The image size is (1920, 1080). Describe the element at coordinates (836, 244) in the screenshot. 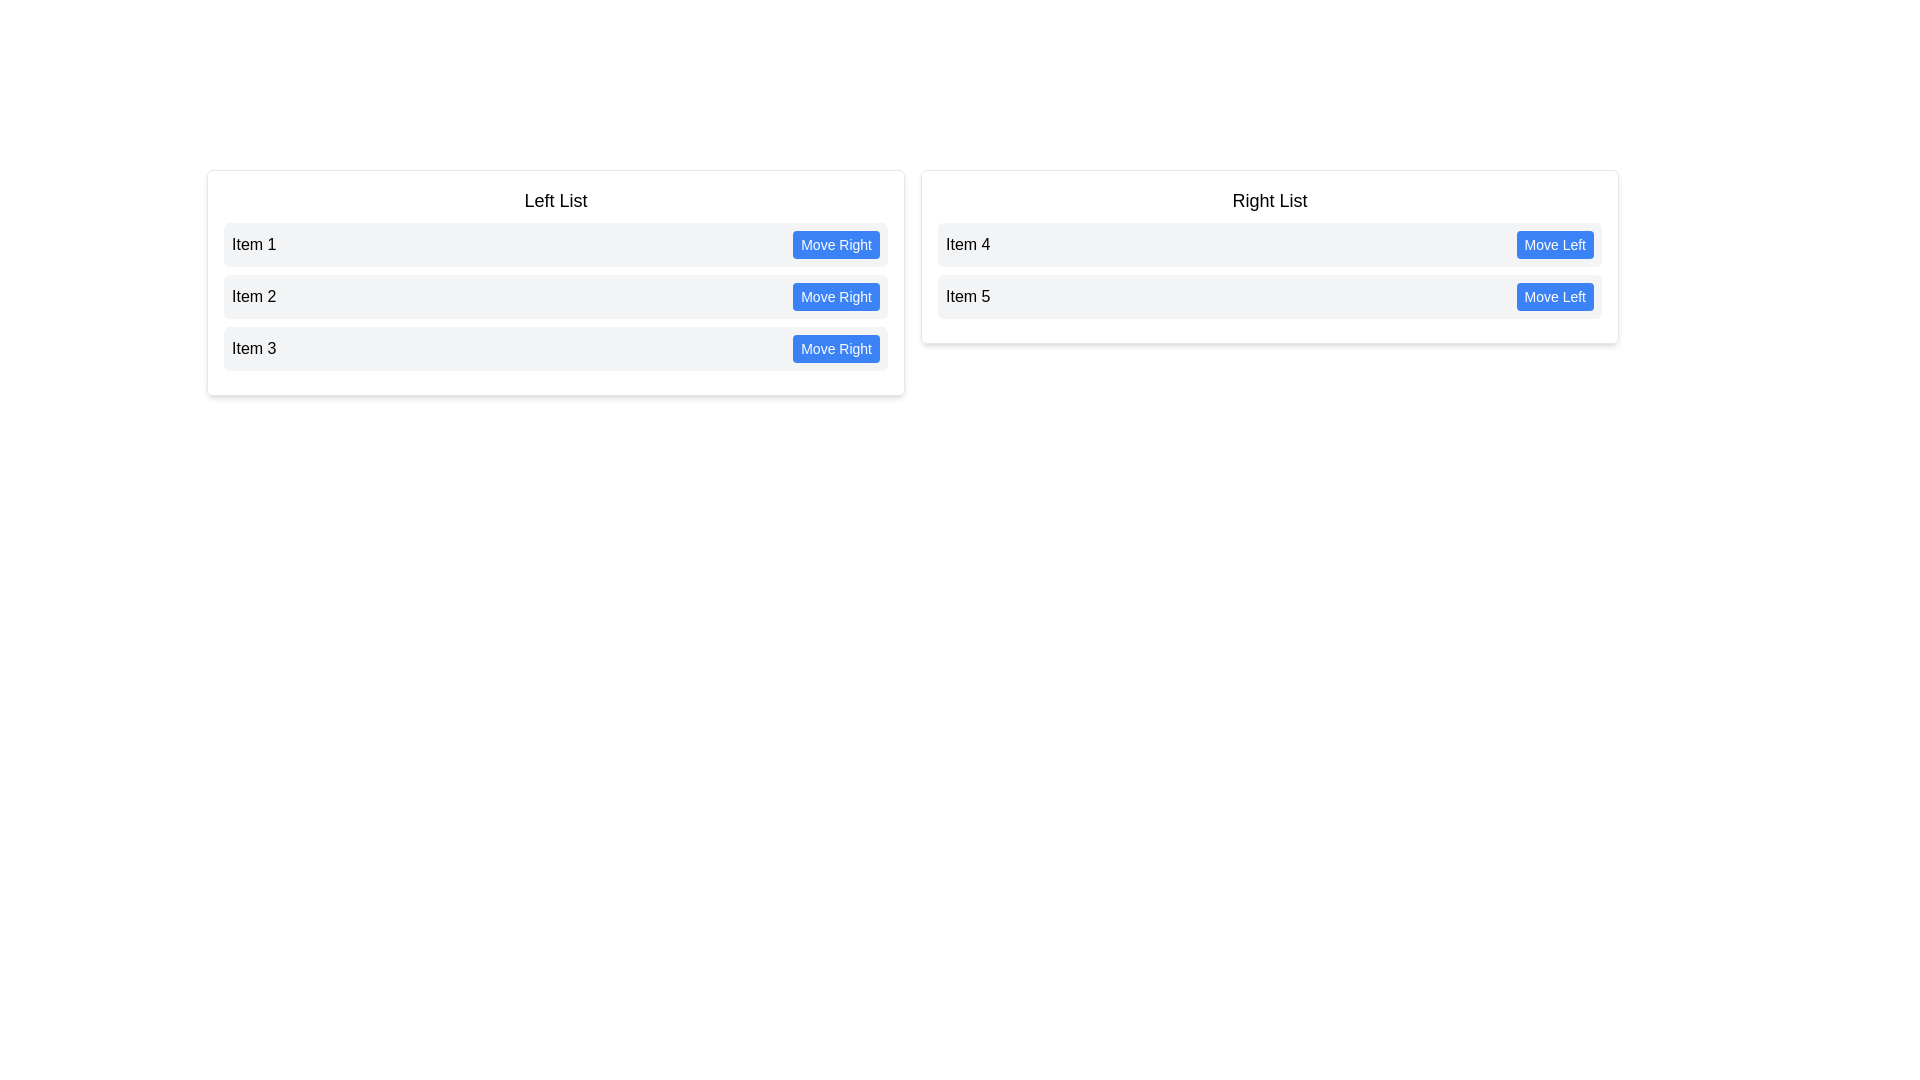

I see `'Move Right' button for the item Item 1 in the left list` at that location.